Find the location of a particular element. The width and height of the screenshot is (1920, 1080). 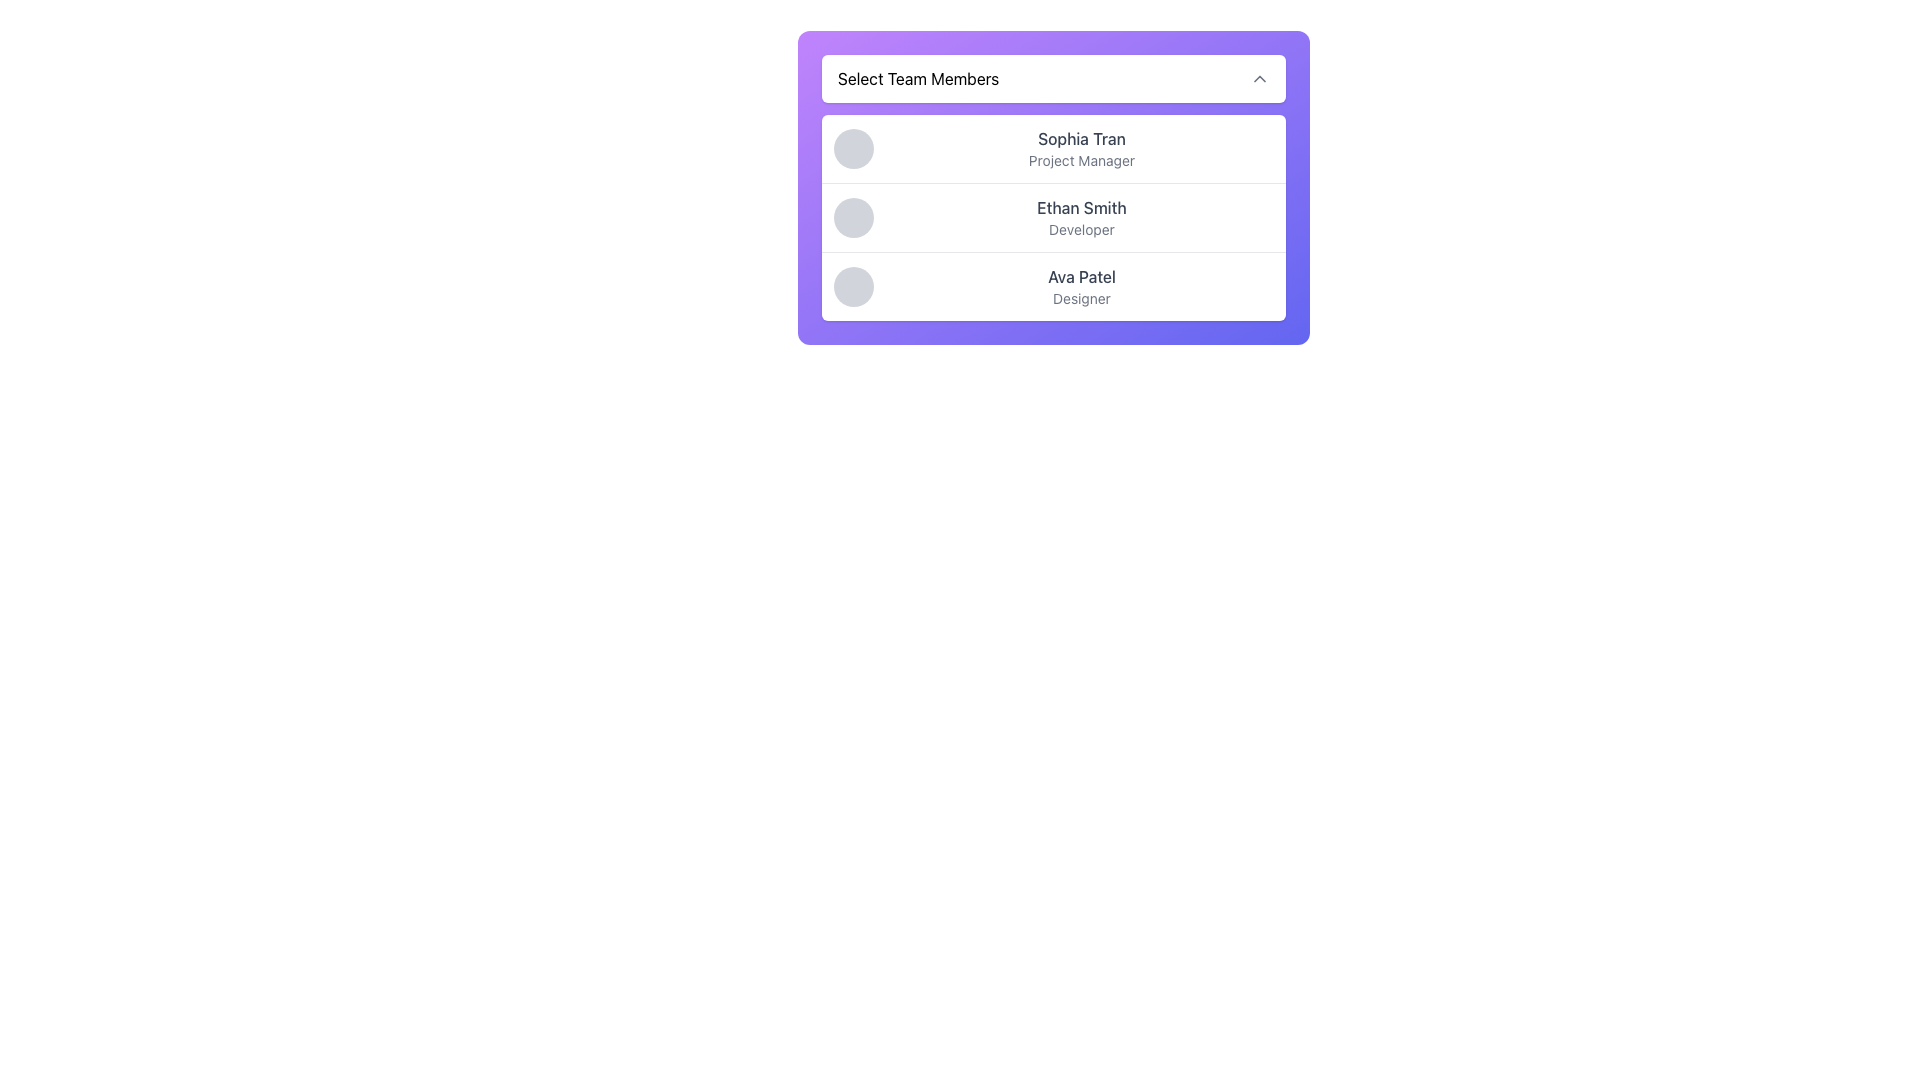

the text label indicating the role of the user 'Ava Patel', located at the bottom center of the third user card in the vertical list is located at coordinates (1080, 299).